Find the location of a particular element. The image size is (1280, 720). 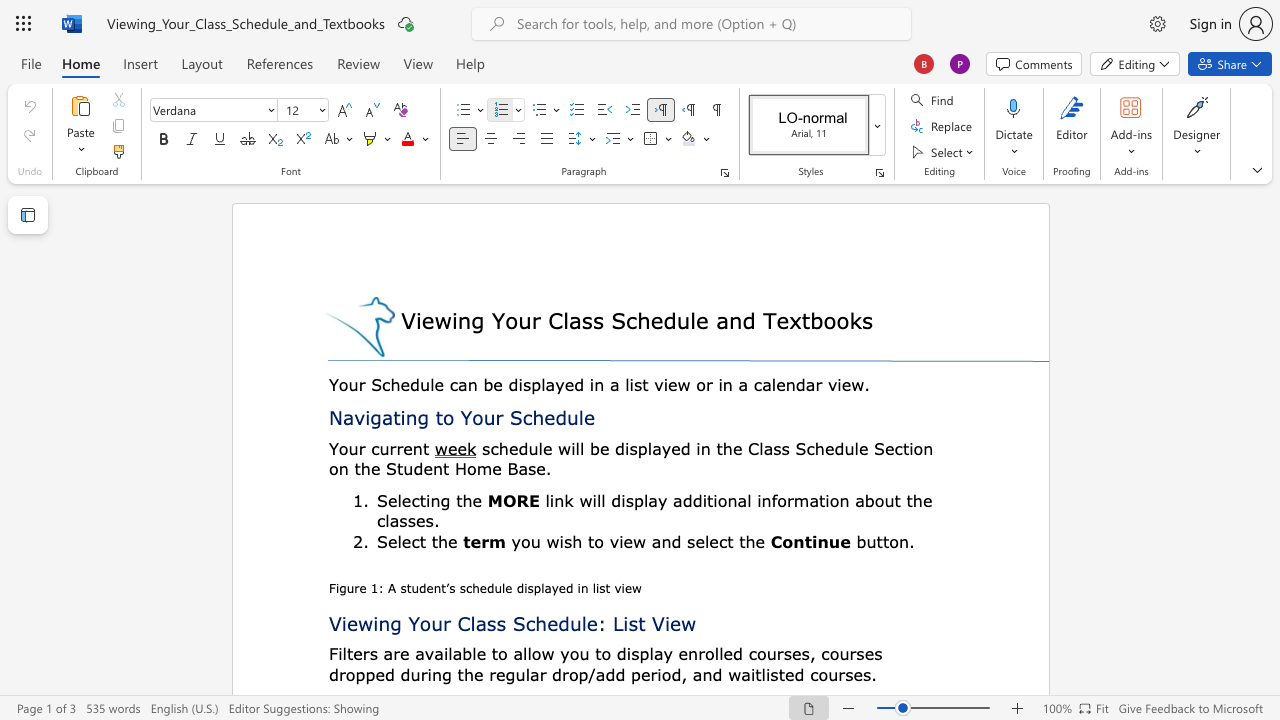

the 1th character "Y" in the text is located at coordinates (333, 447).